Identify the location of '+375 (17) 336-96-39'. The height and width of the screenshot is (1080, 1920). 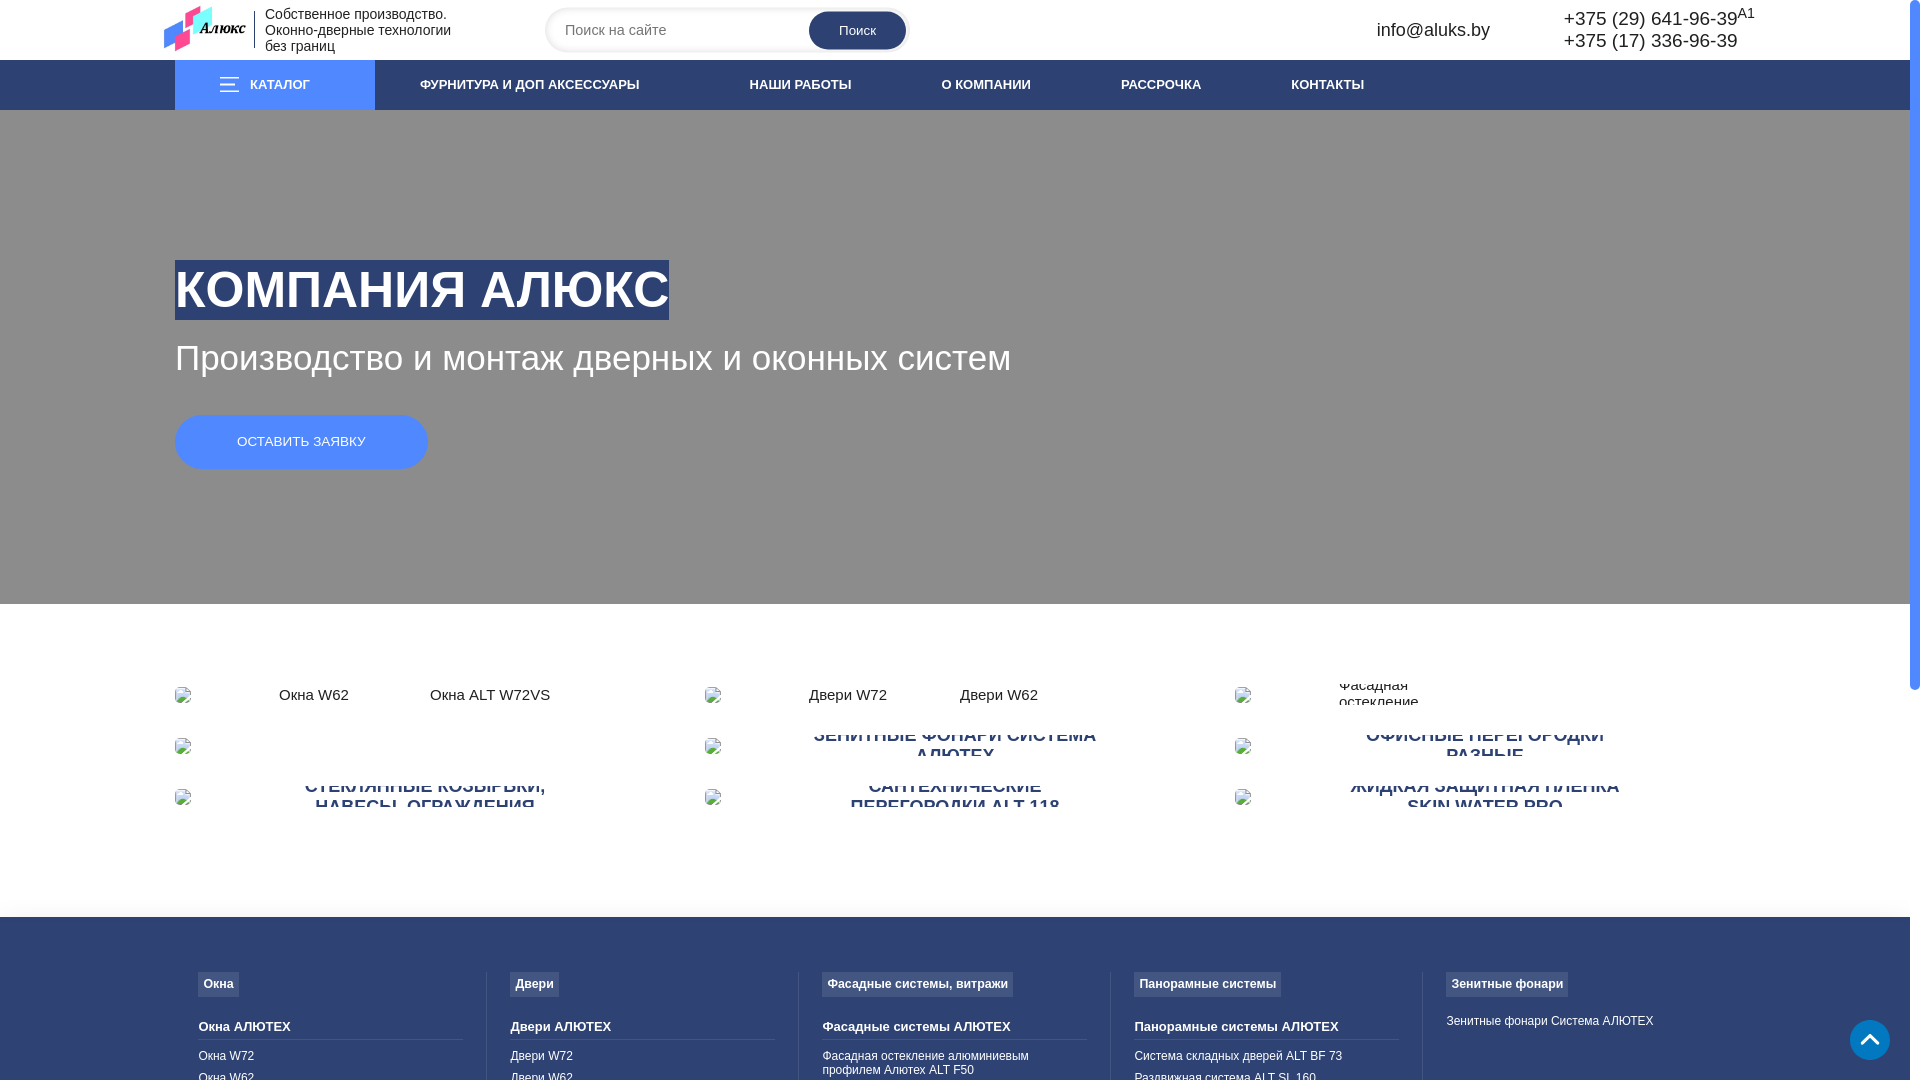
(1563, 40).